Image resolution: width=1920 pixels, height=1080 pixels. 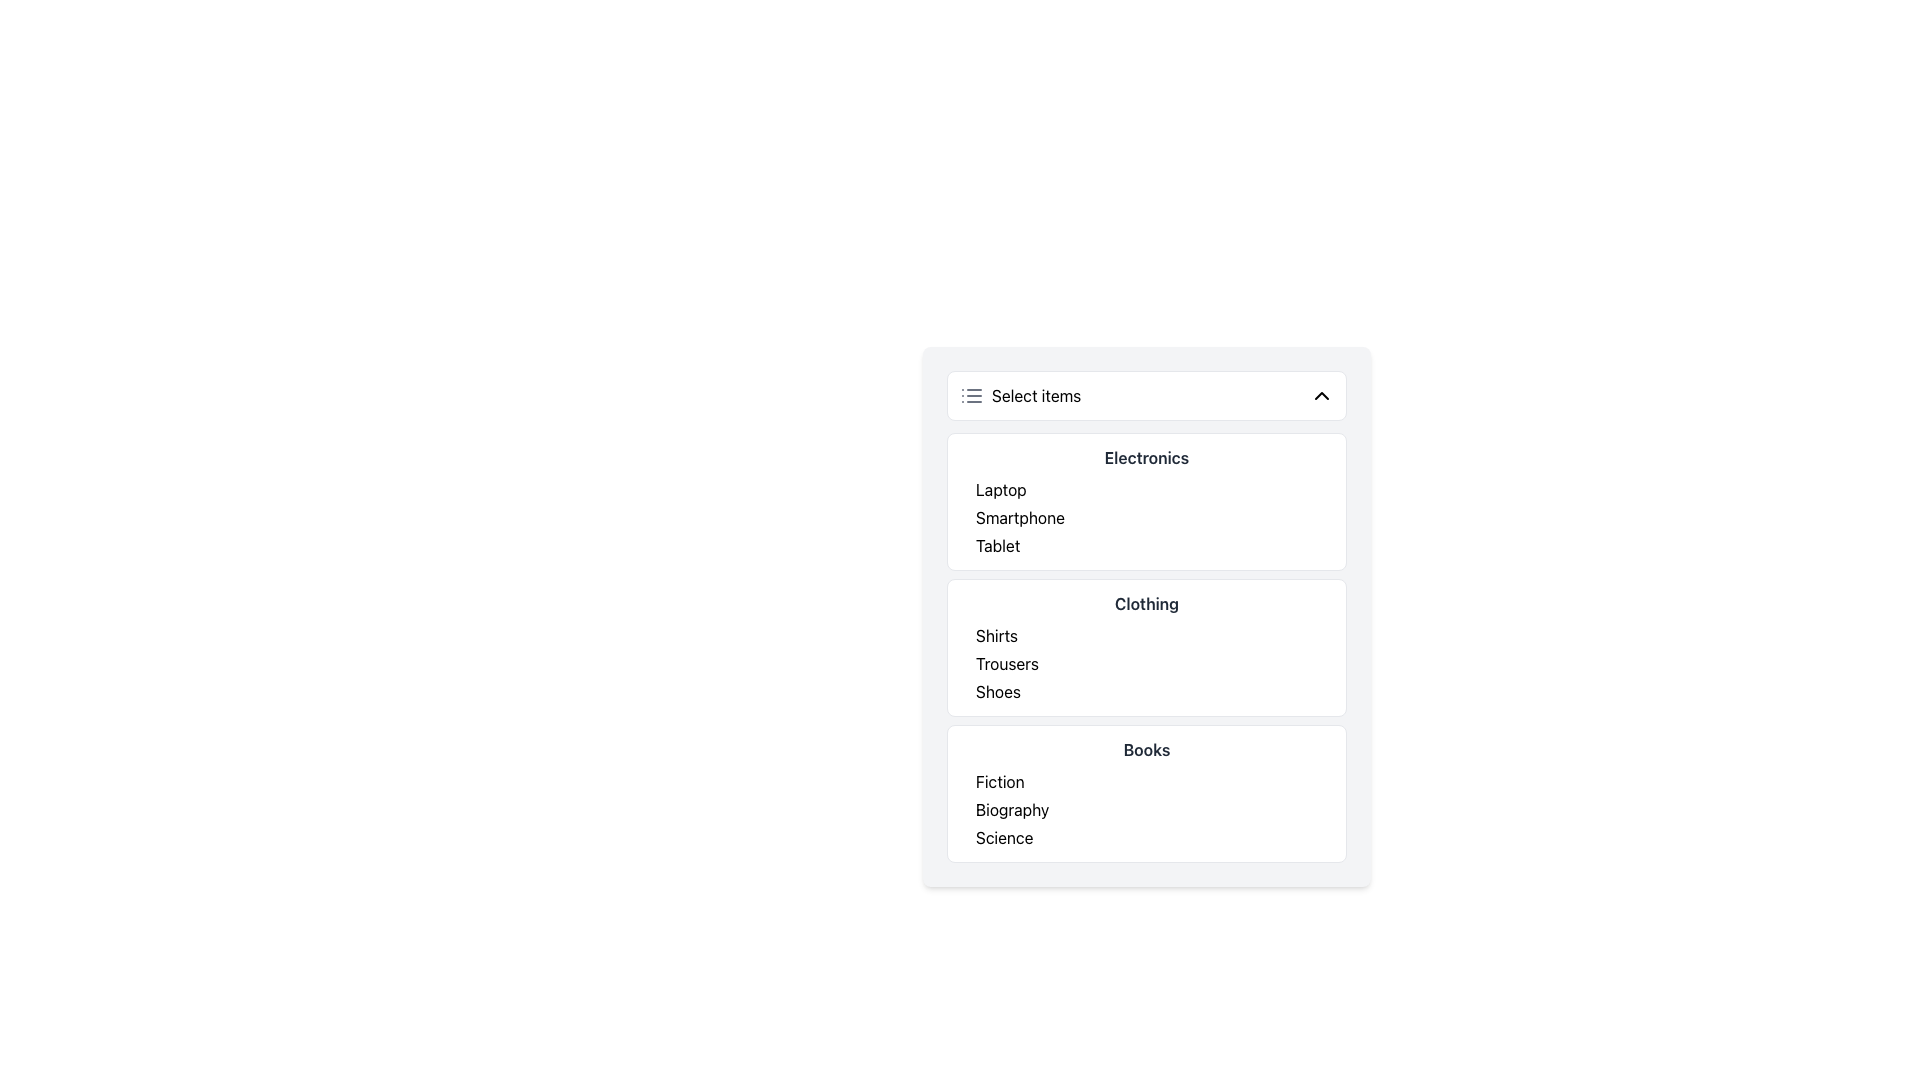 I want to click on the 'Trousers' text label located in the 'Clothing' submenu, so click(x=1007, y=663).